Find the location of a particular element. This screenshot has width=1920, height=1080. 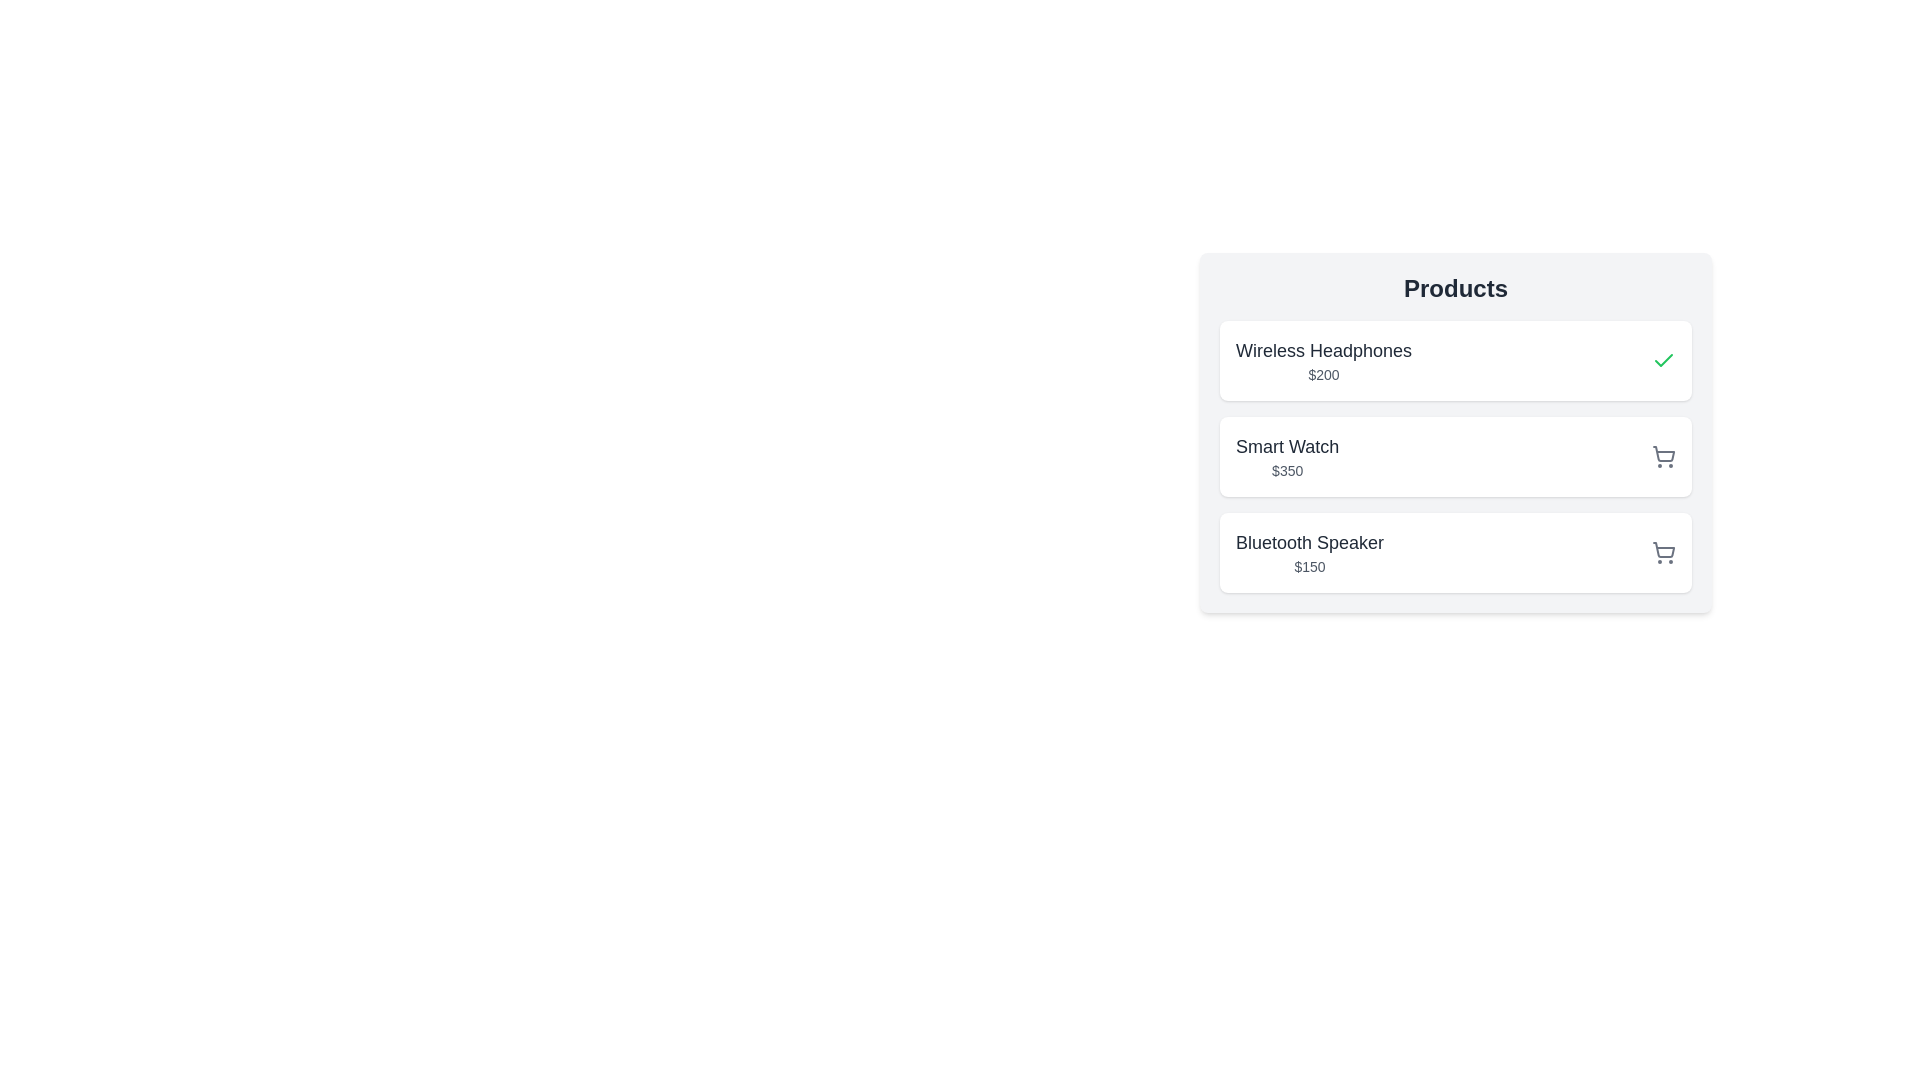

the Text Display showing 'Bluetooth Speaker' and its price '$150' is located at coordinates (1310, 552).